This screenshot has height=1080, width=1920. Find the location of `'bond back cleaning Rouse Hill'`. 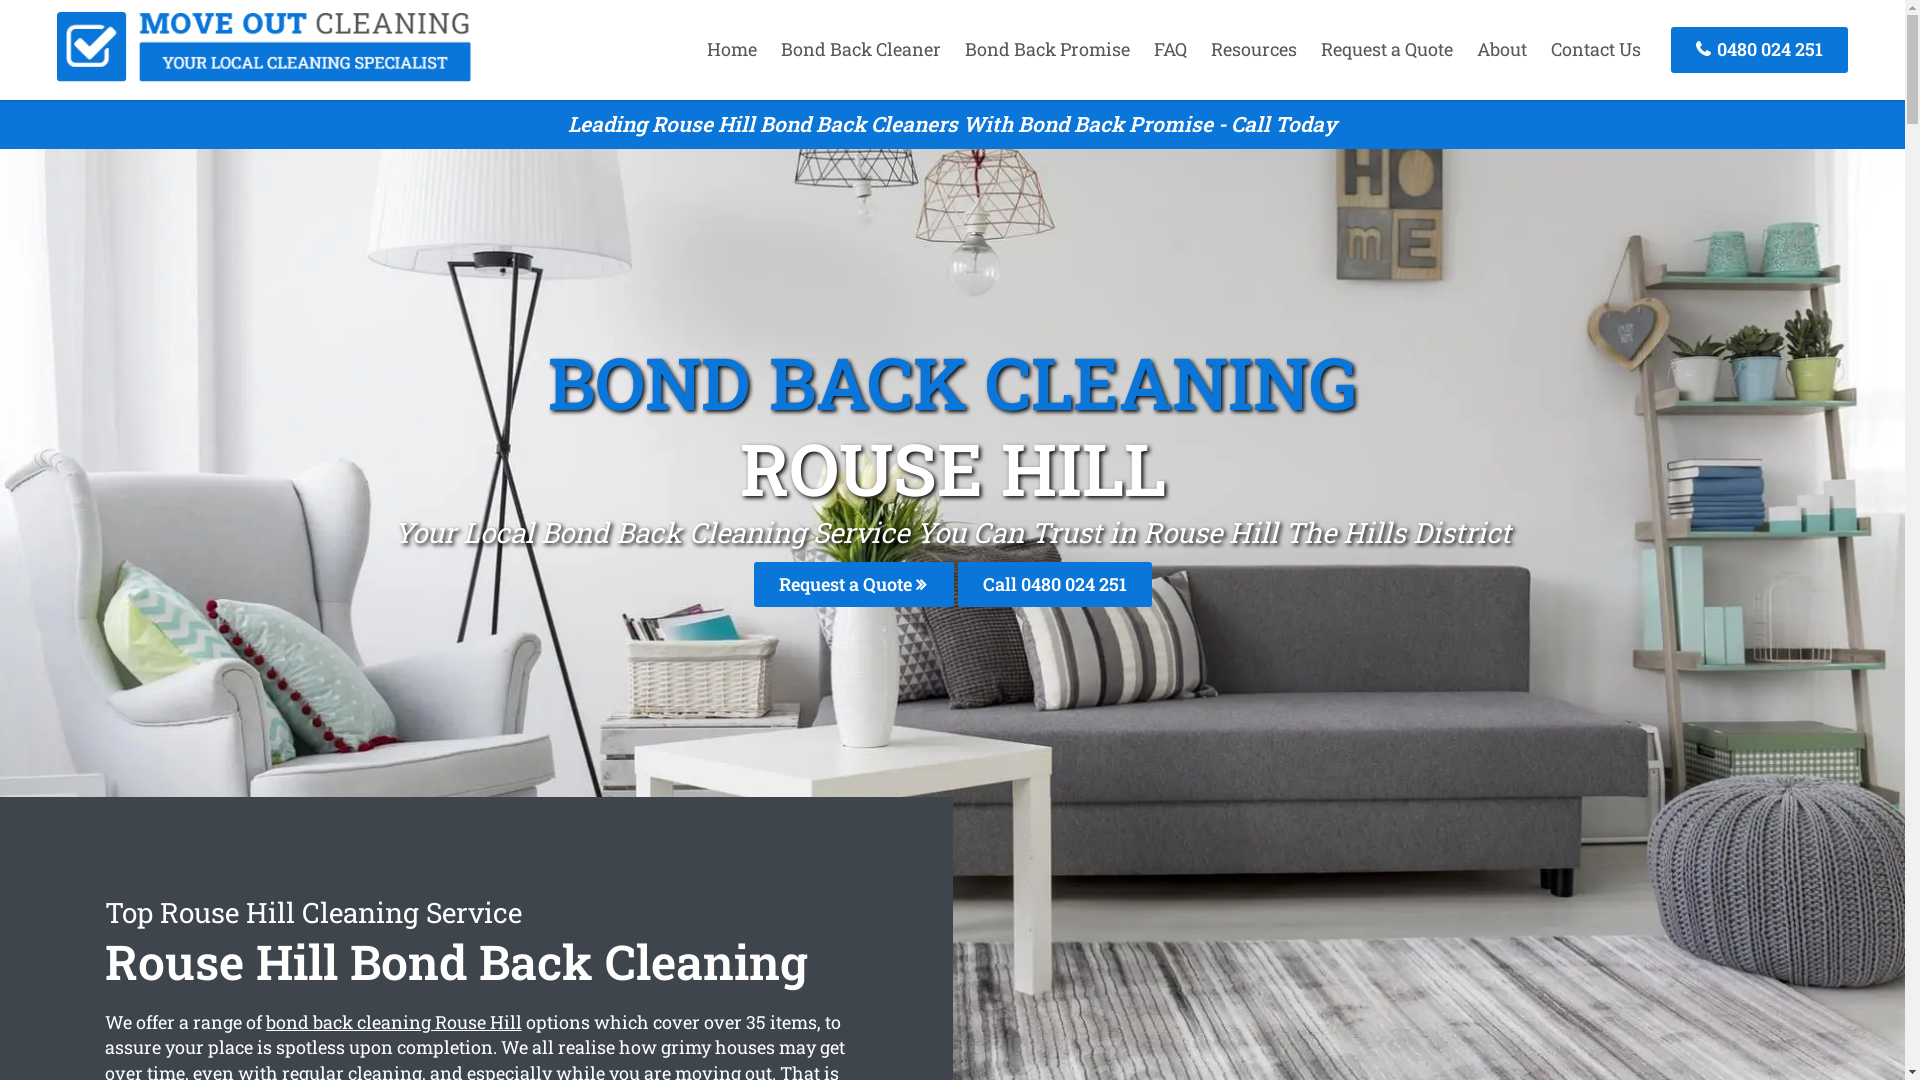

'bond back cleaning Rouse Hill' is located at coordinates (264, 1022).